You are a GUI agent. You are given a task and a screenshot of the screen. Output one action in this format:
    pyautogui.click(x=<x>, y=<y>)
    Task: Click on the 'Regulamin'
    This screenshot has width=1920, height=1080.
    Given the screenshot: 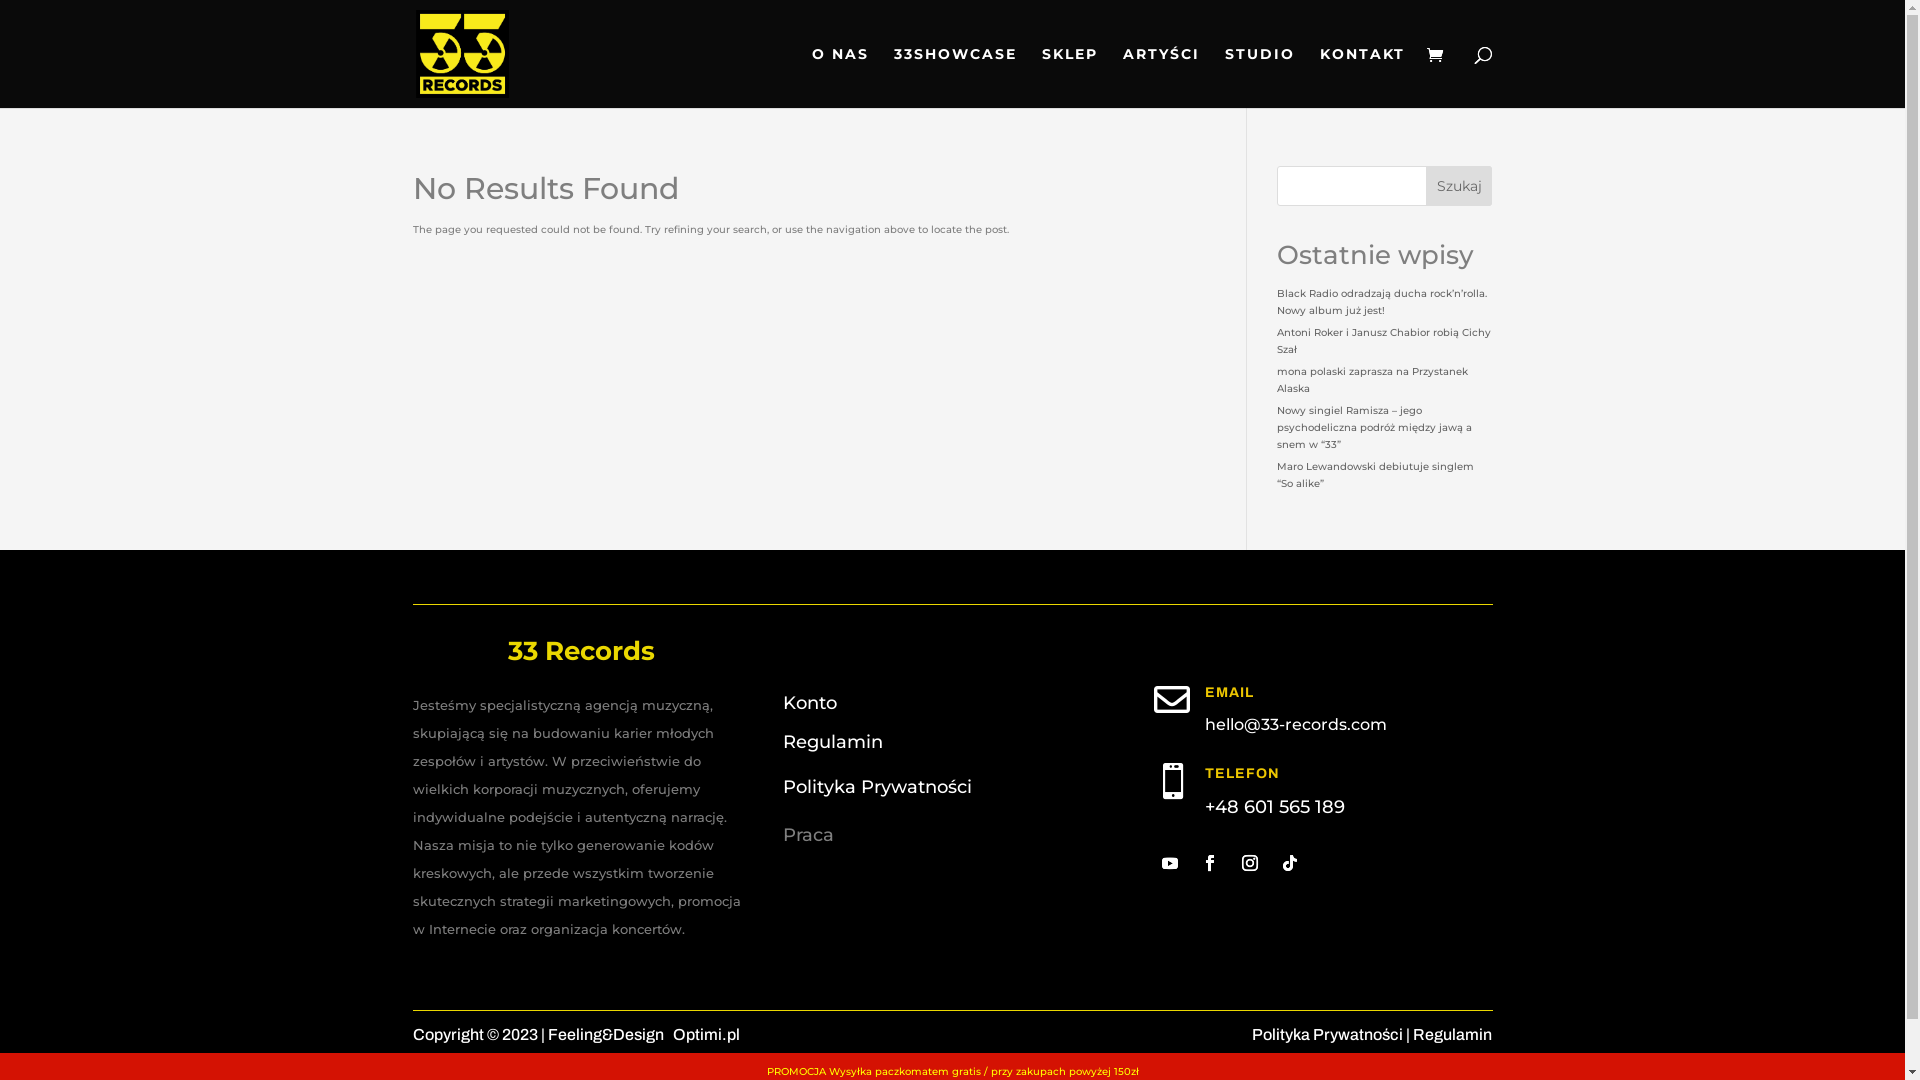 What is the action you would take?
    pyautogui.click(x=1411, y=1034)
    